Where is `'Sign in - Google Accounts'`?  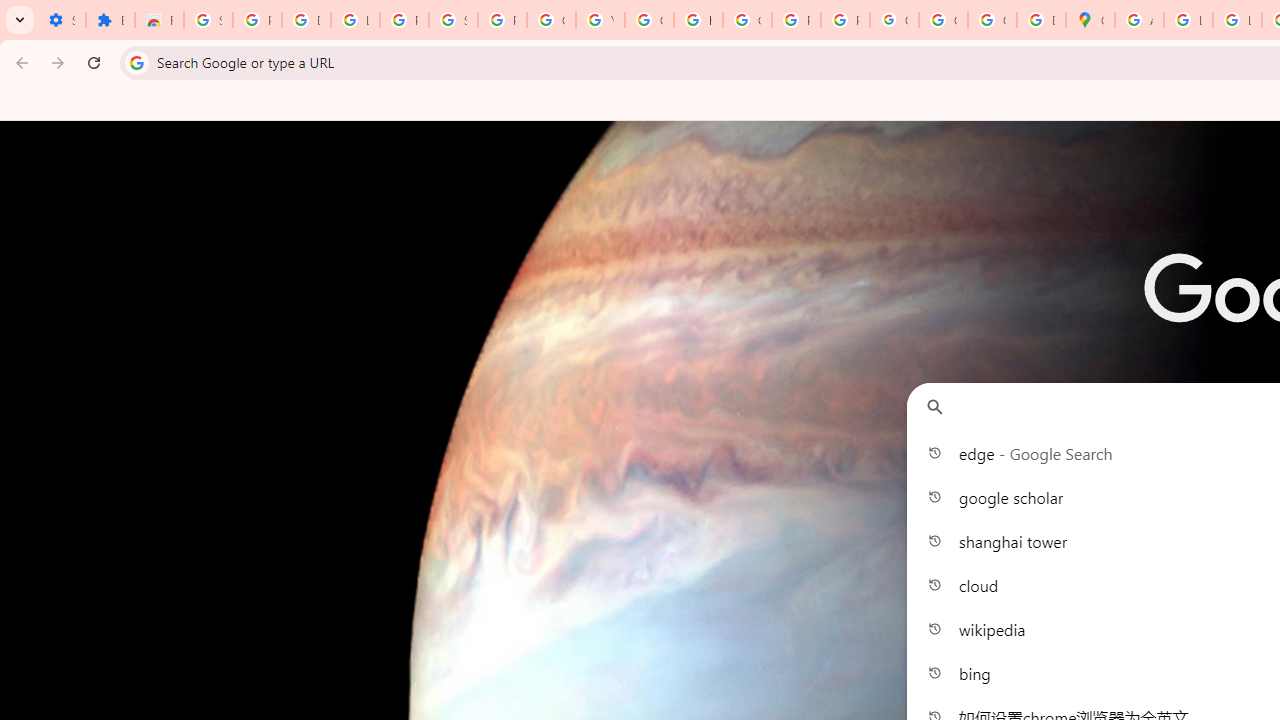
'Sign in - Google Accounts' is located at coordinates (208, 20).